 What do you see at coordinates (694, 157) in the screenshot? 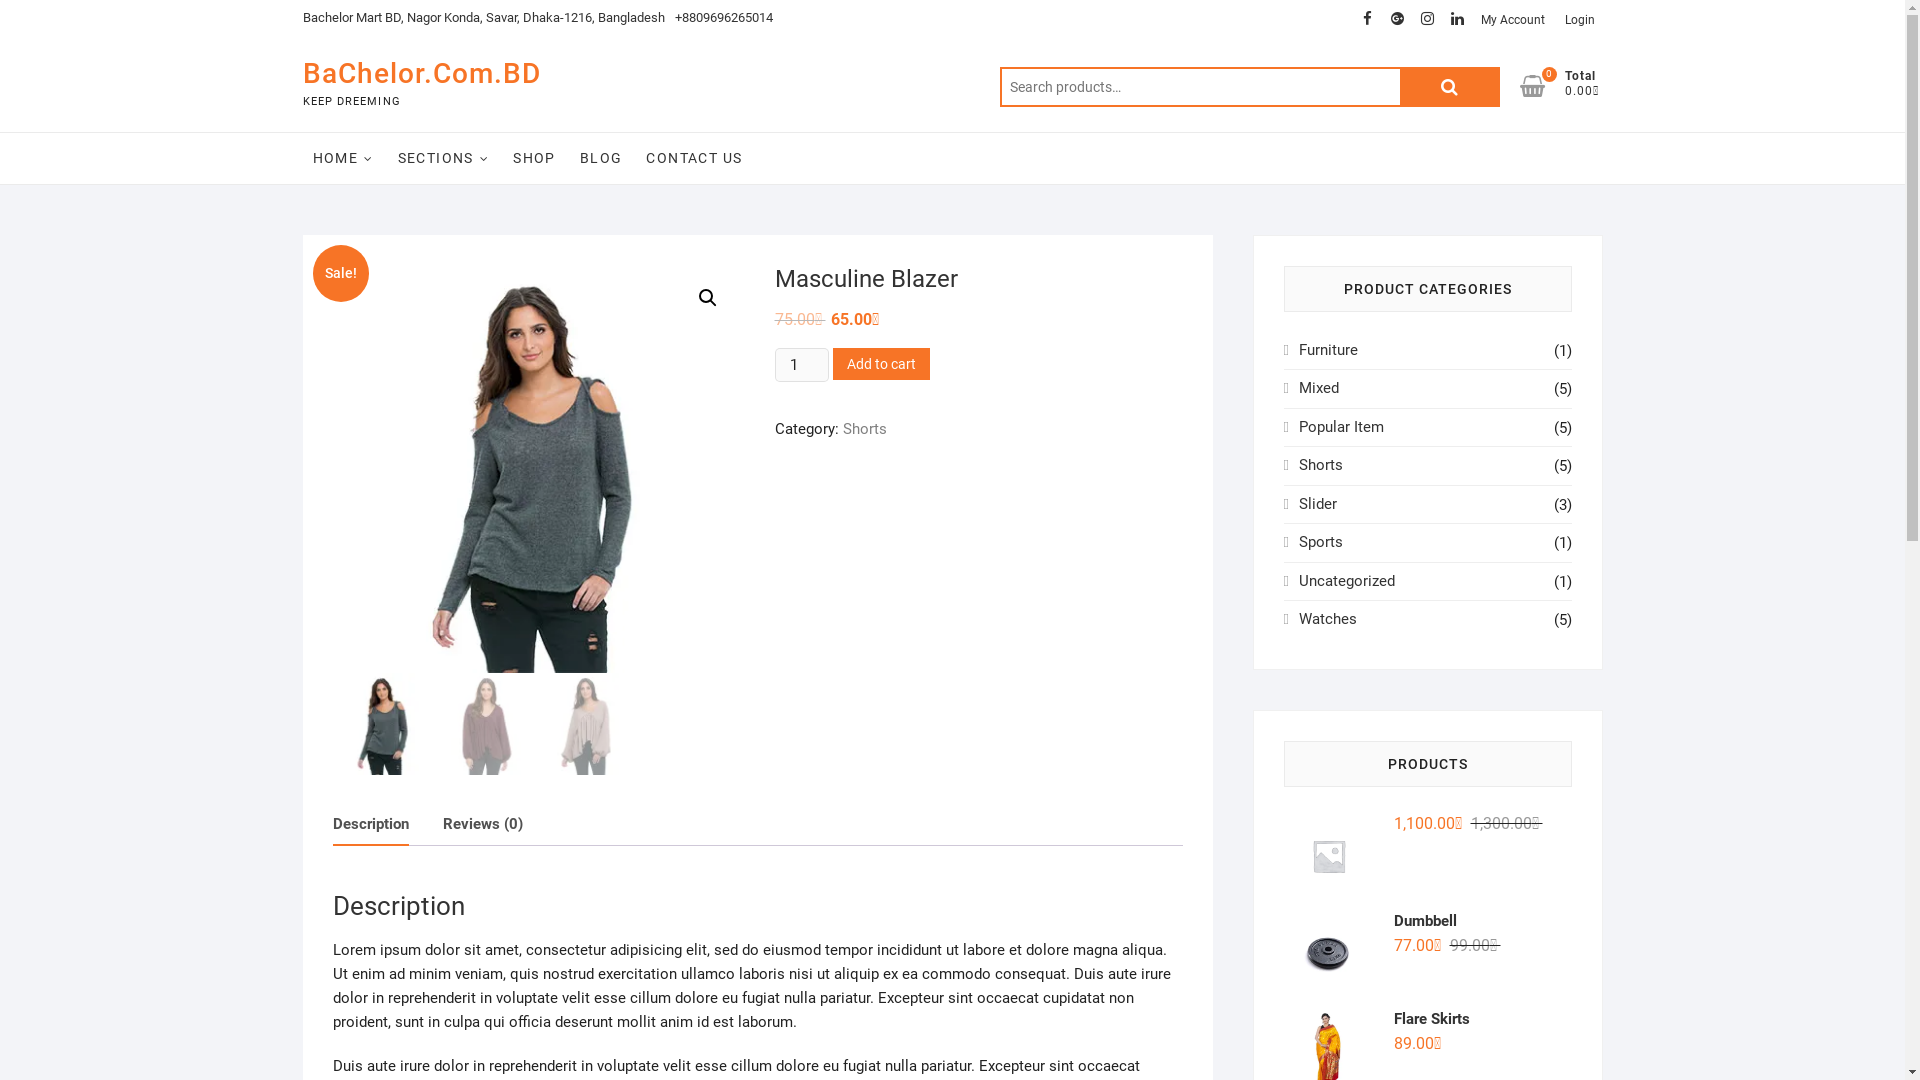
I see `'CONTACT US'` at bounding box center [694, 157].